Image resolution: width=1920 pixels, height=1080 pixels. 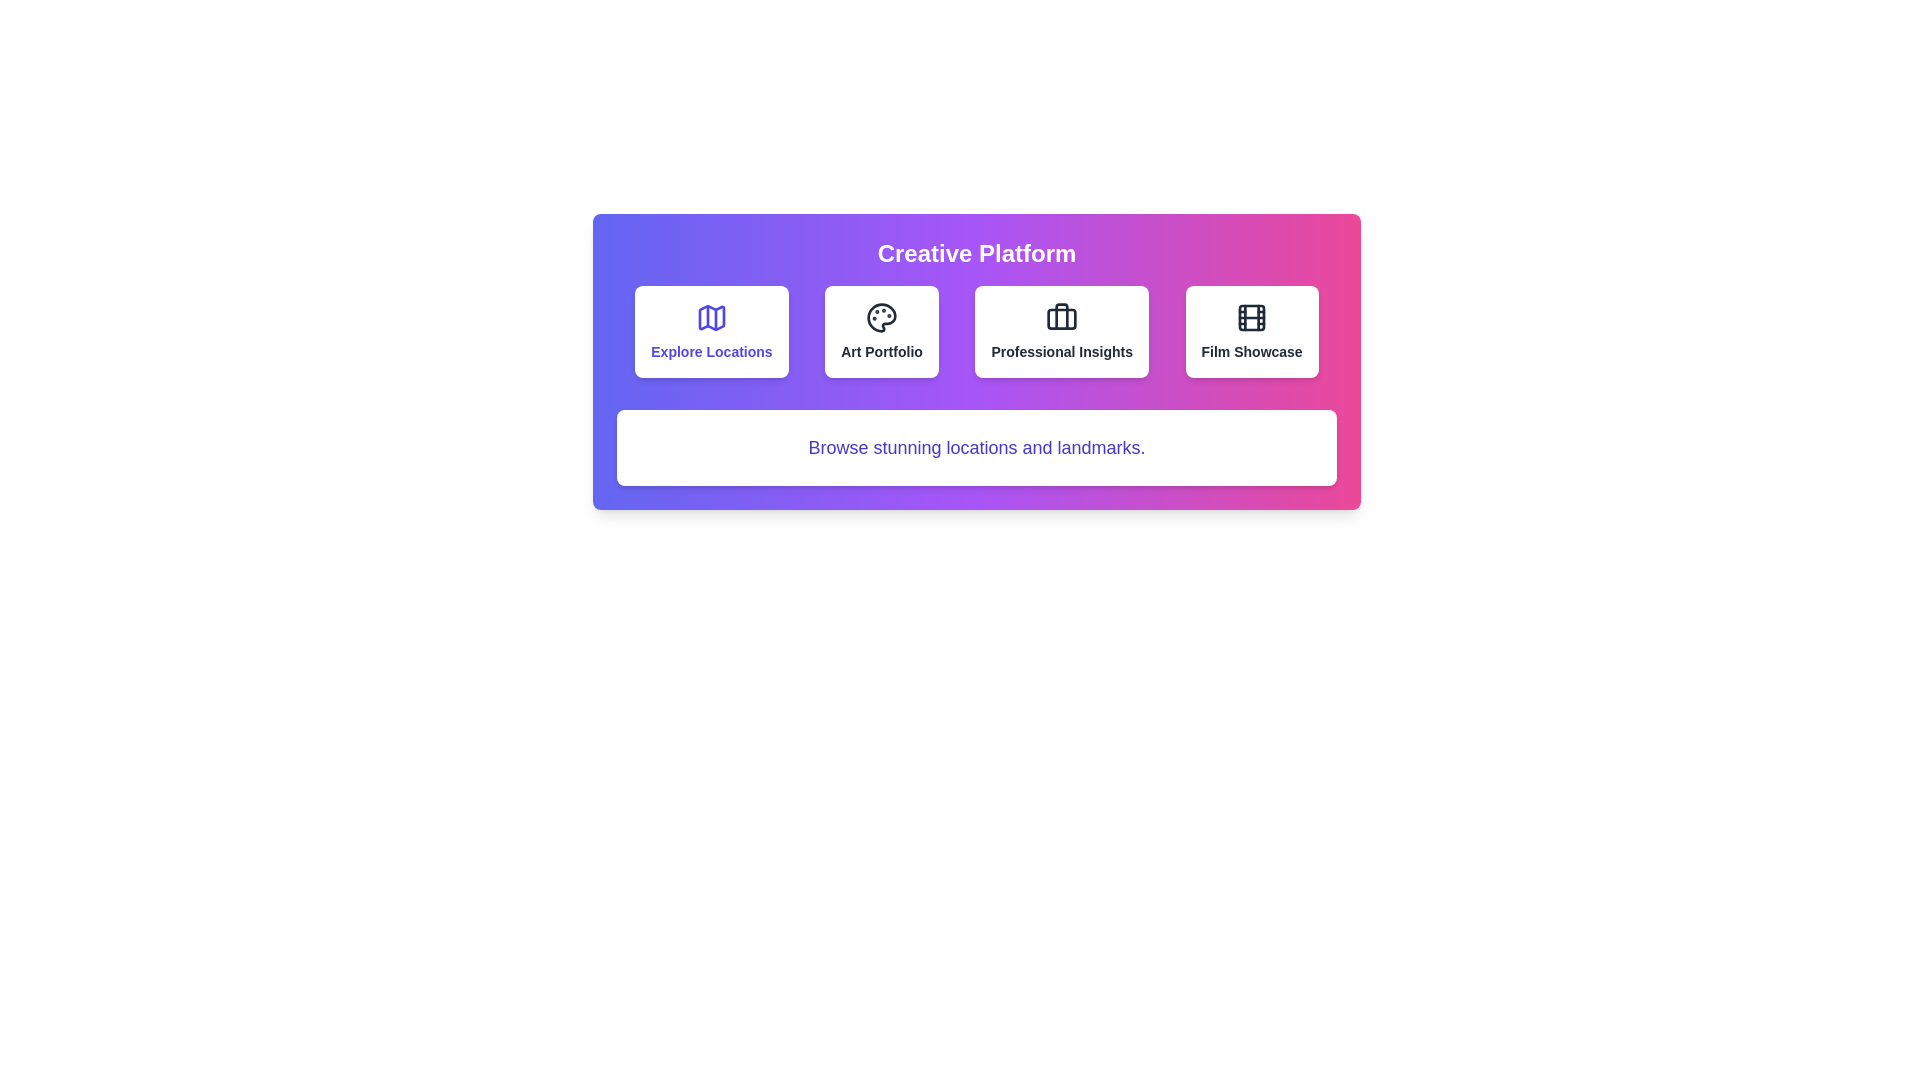 What do you see at coordinates (977, 253) in the screenshot?
I see `the title text 'Creative Platform' to focus on it` at bounding box center [977, 253].